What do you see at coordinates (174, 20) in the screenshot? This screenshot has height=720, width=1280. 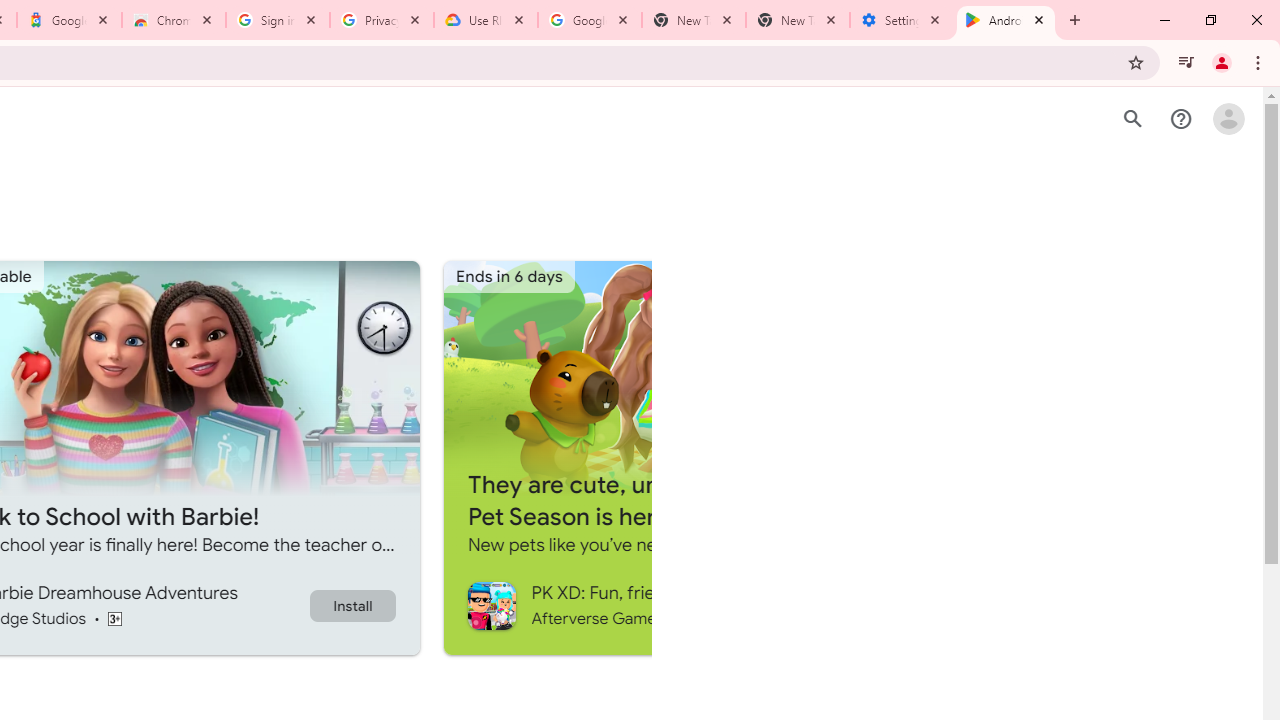 I see `'Chrome Web Store - Color themes by Chrome'` at bounding box center [174, 20].